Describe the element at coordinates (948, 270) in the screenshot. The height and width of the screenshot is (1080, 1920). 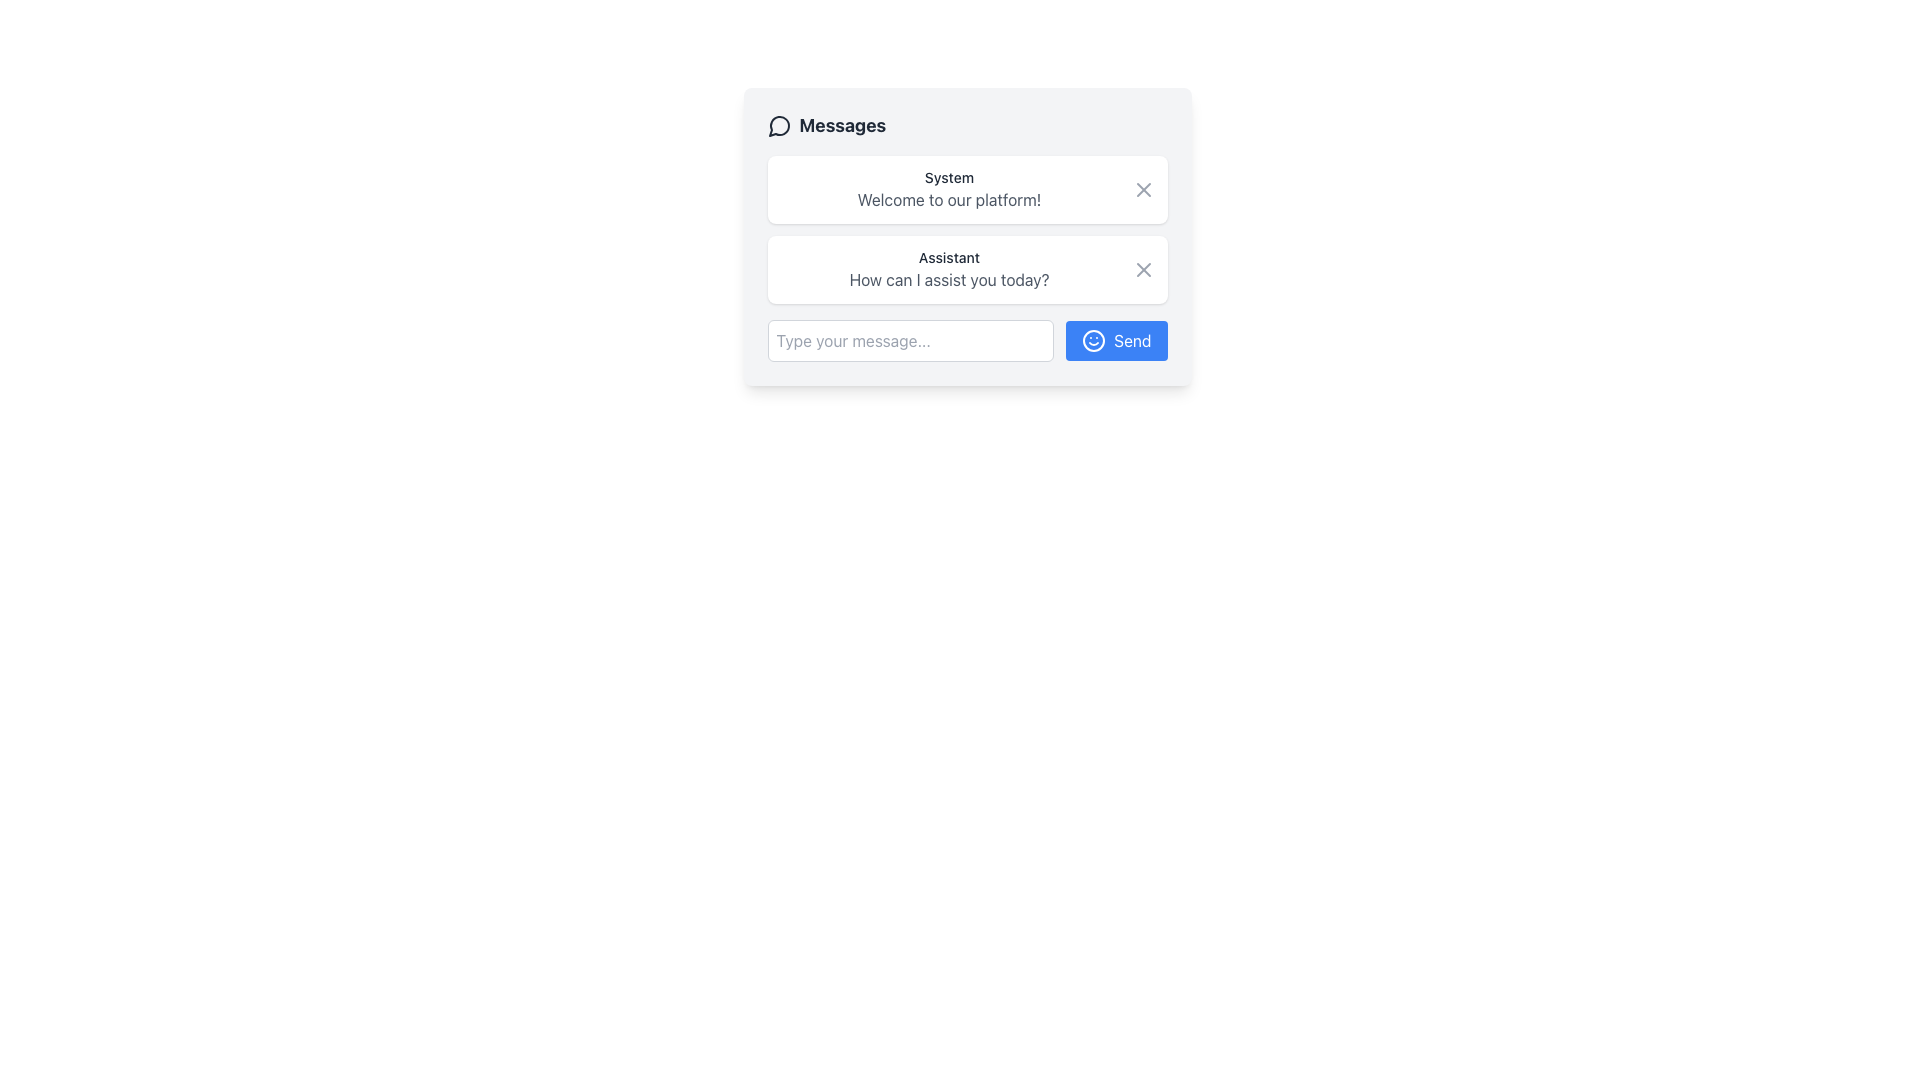
I see `on the text block featuring the heading 'Assistant' and the message 'How can I assist you today?'` at that location.